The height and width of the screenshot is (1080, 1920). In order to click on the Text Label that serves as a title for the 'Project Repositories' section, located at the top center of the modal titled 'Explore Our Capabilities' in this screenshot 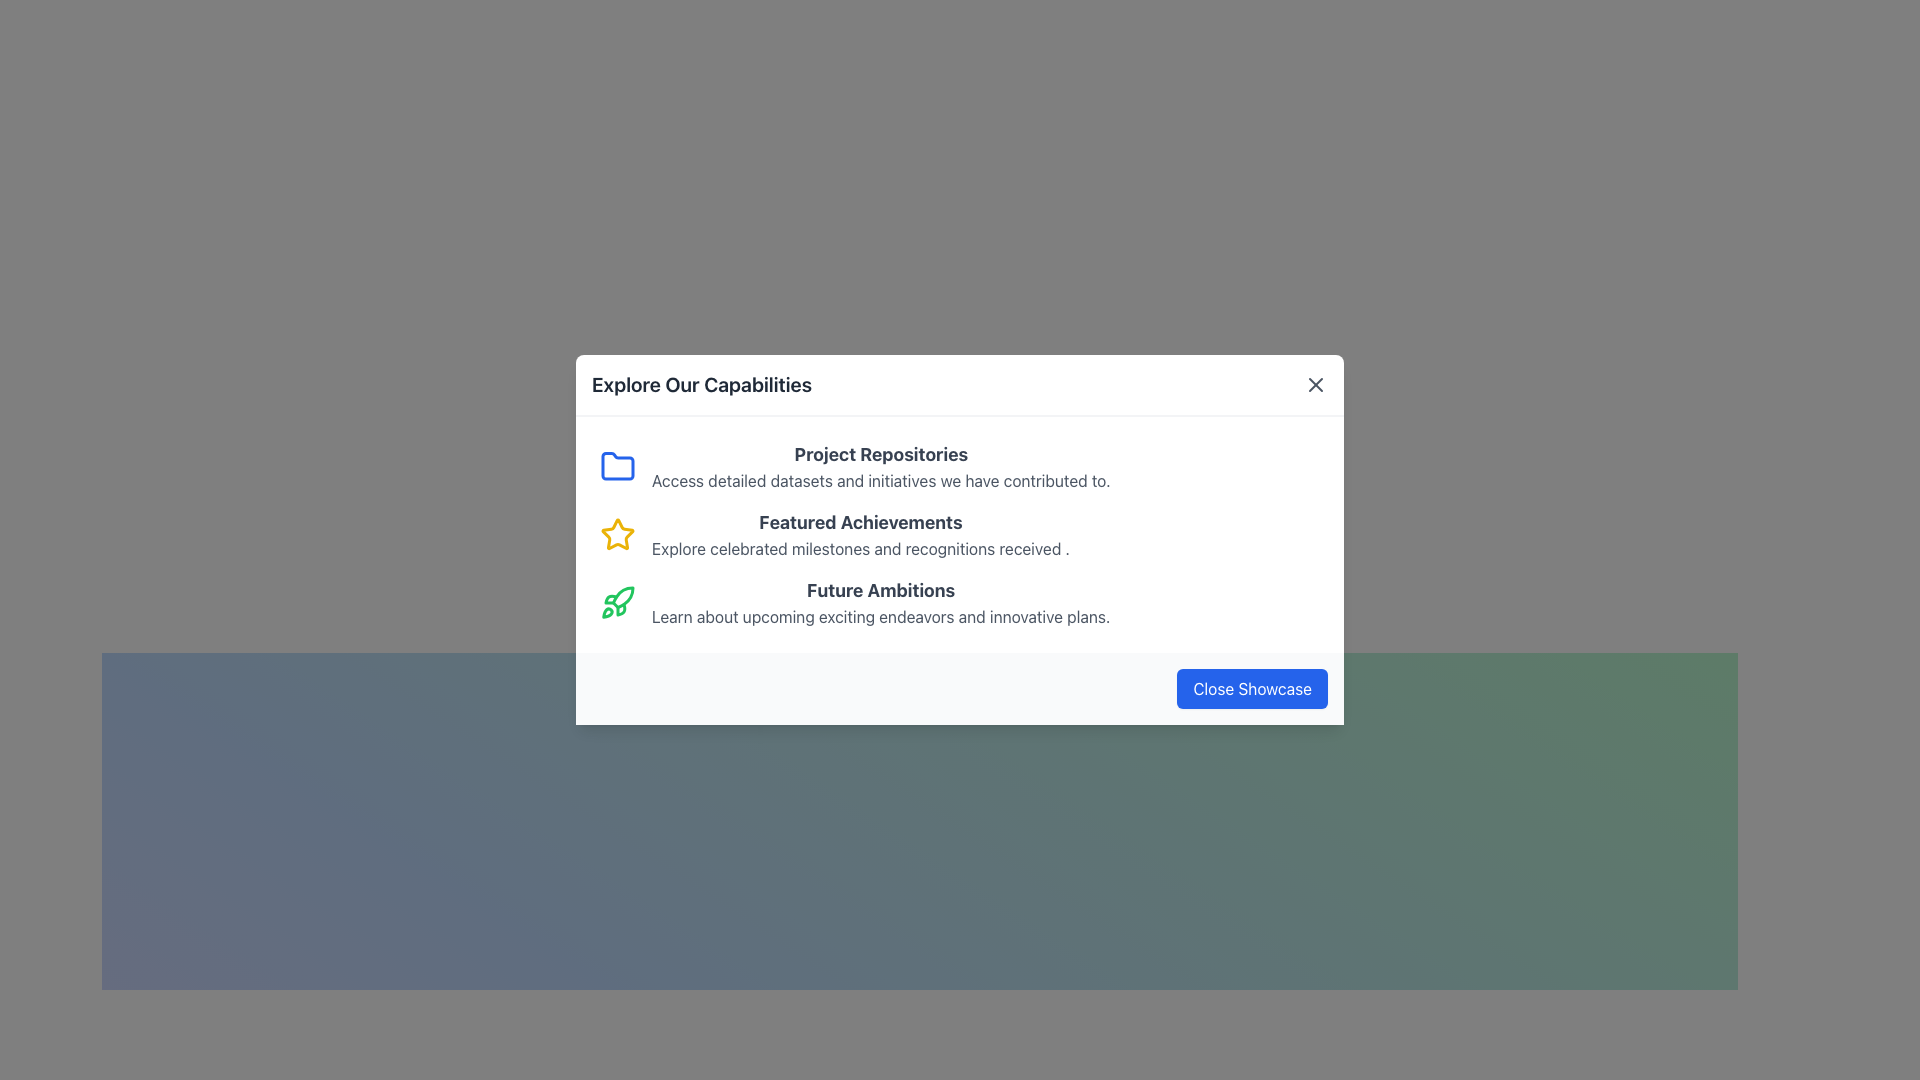, I will do `click(880, 455)`.